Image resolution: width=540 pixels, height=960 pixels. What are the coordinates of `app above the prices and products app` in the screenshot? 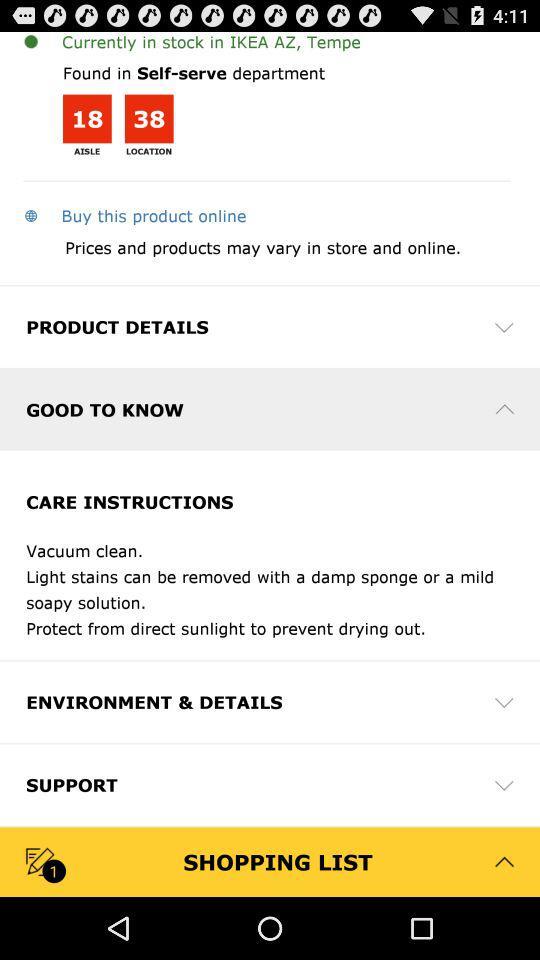 It's located at (134, 215).